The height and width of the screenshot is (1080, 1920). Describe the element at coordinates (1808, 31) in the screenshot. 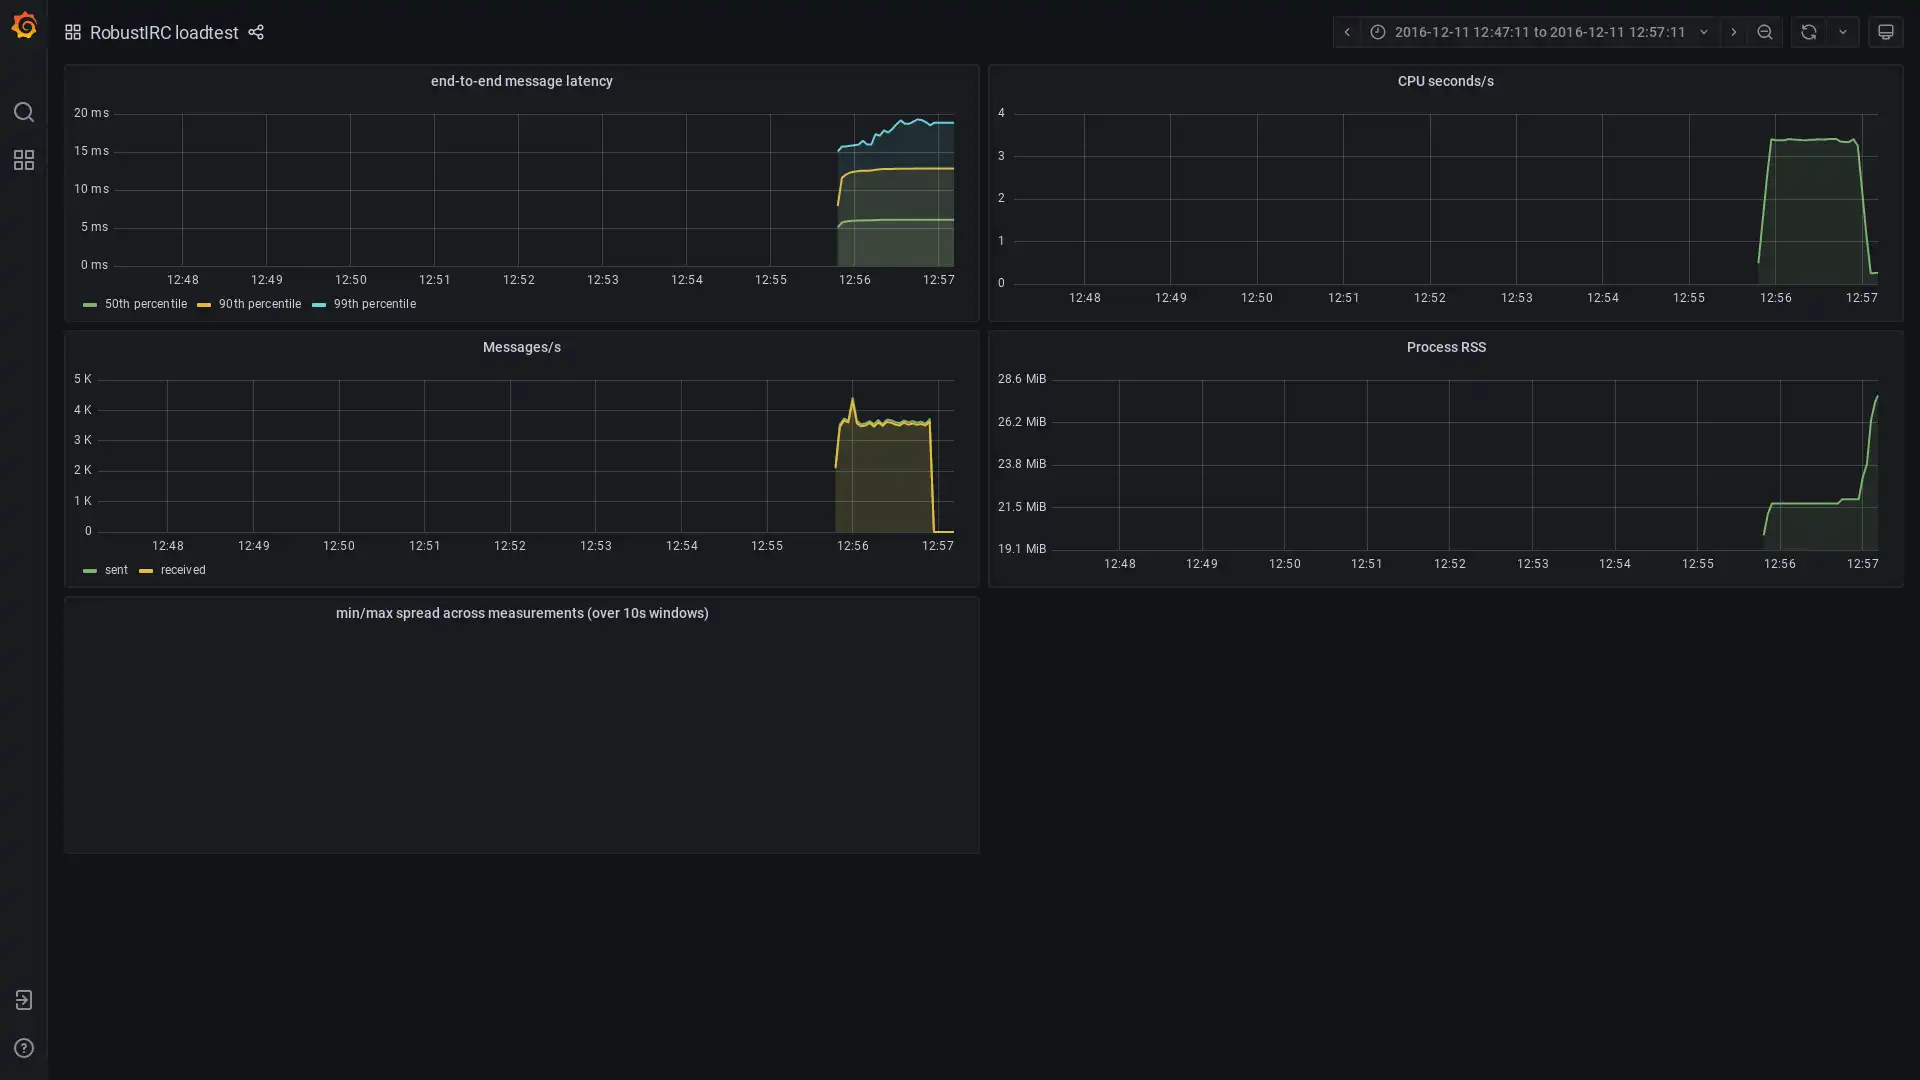

I see `Refresh dashboard` at that location.